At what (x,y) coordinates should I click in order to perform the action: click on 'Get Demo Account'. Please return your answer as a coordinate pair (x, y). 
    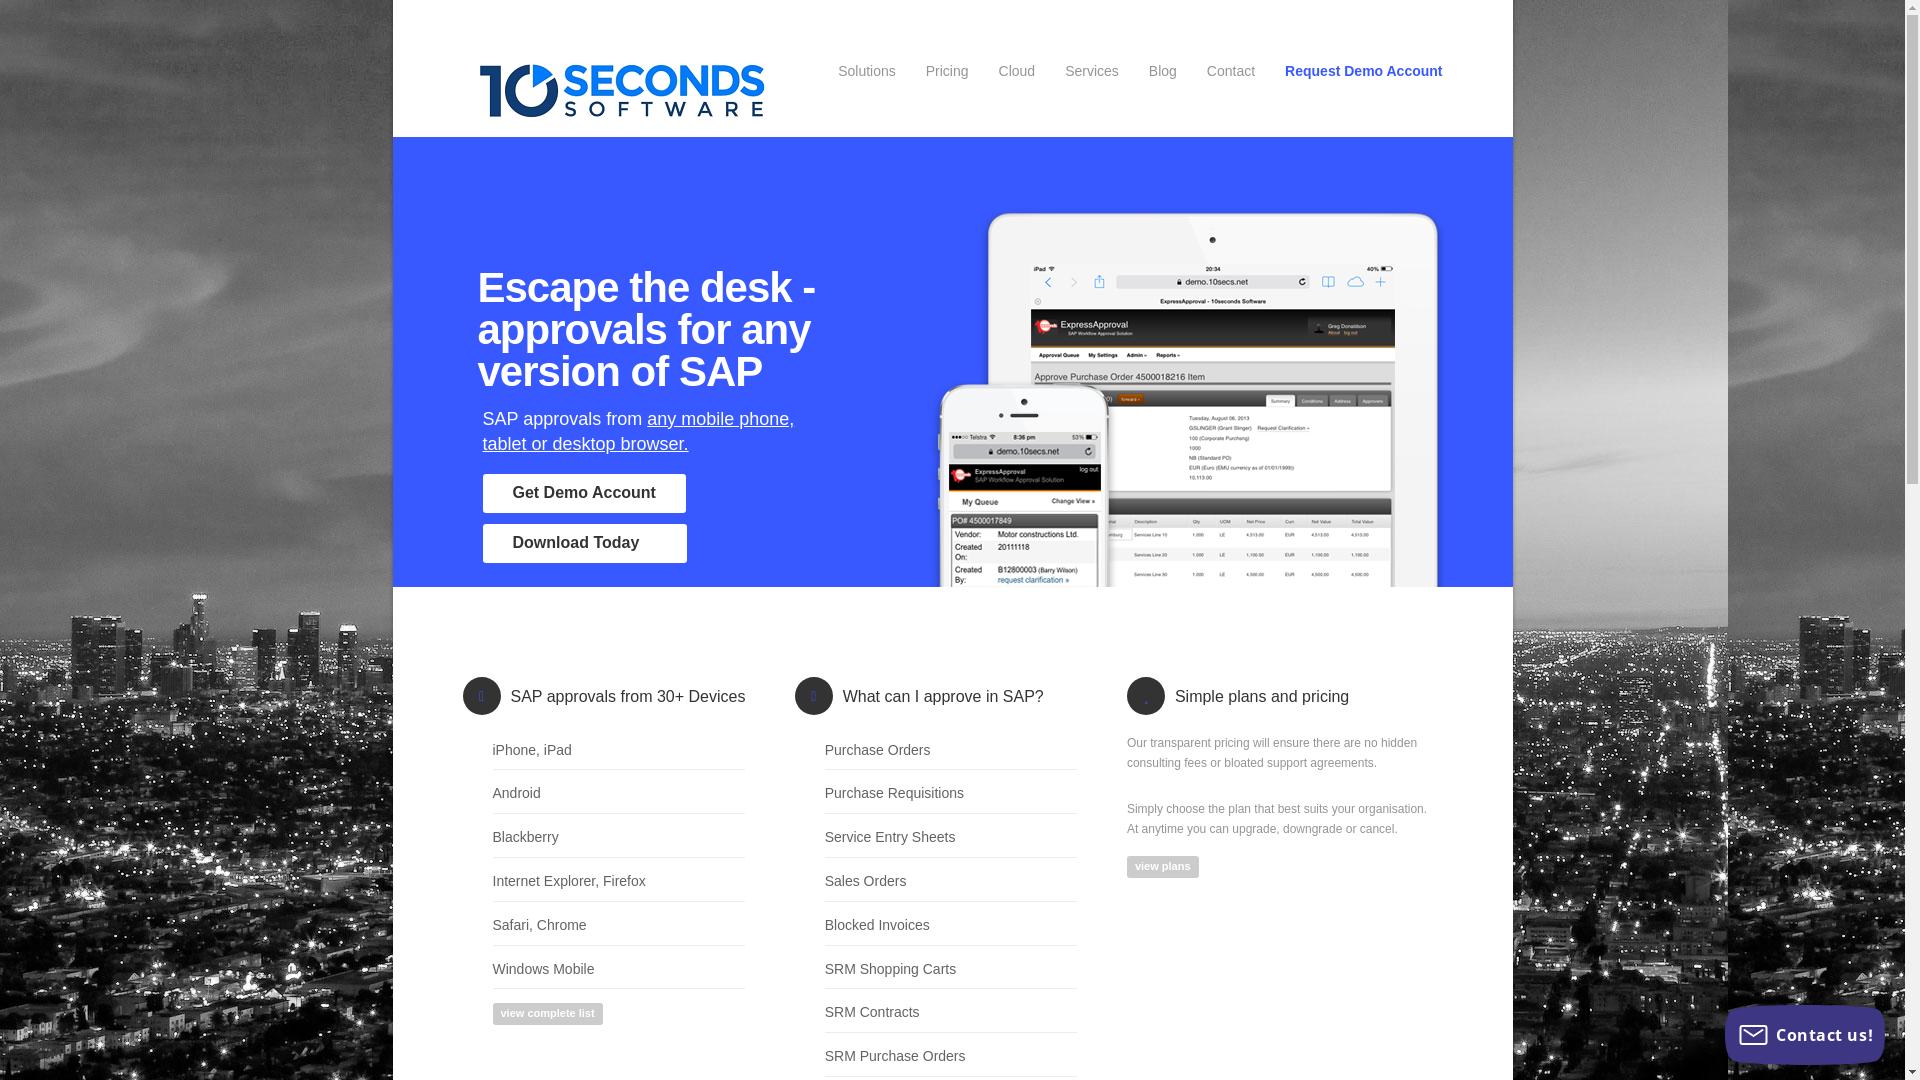
    Looking at the image, I should click on (481, 493).